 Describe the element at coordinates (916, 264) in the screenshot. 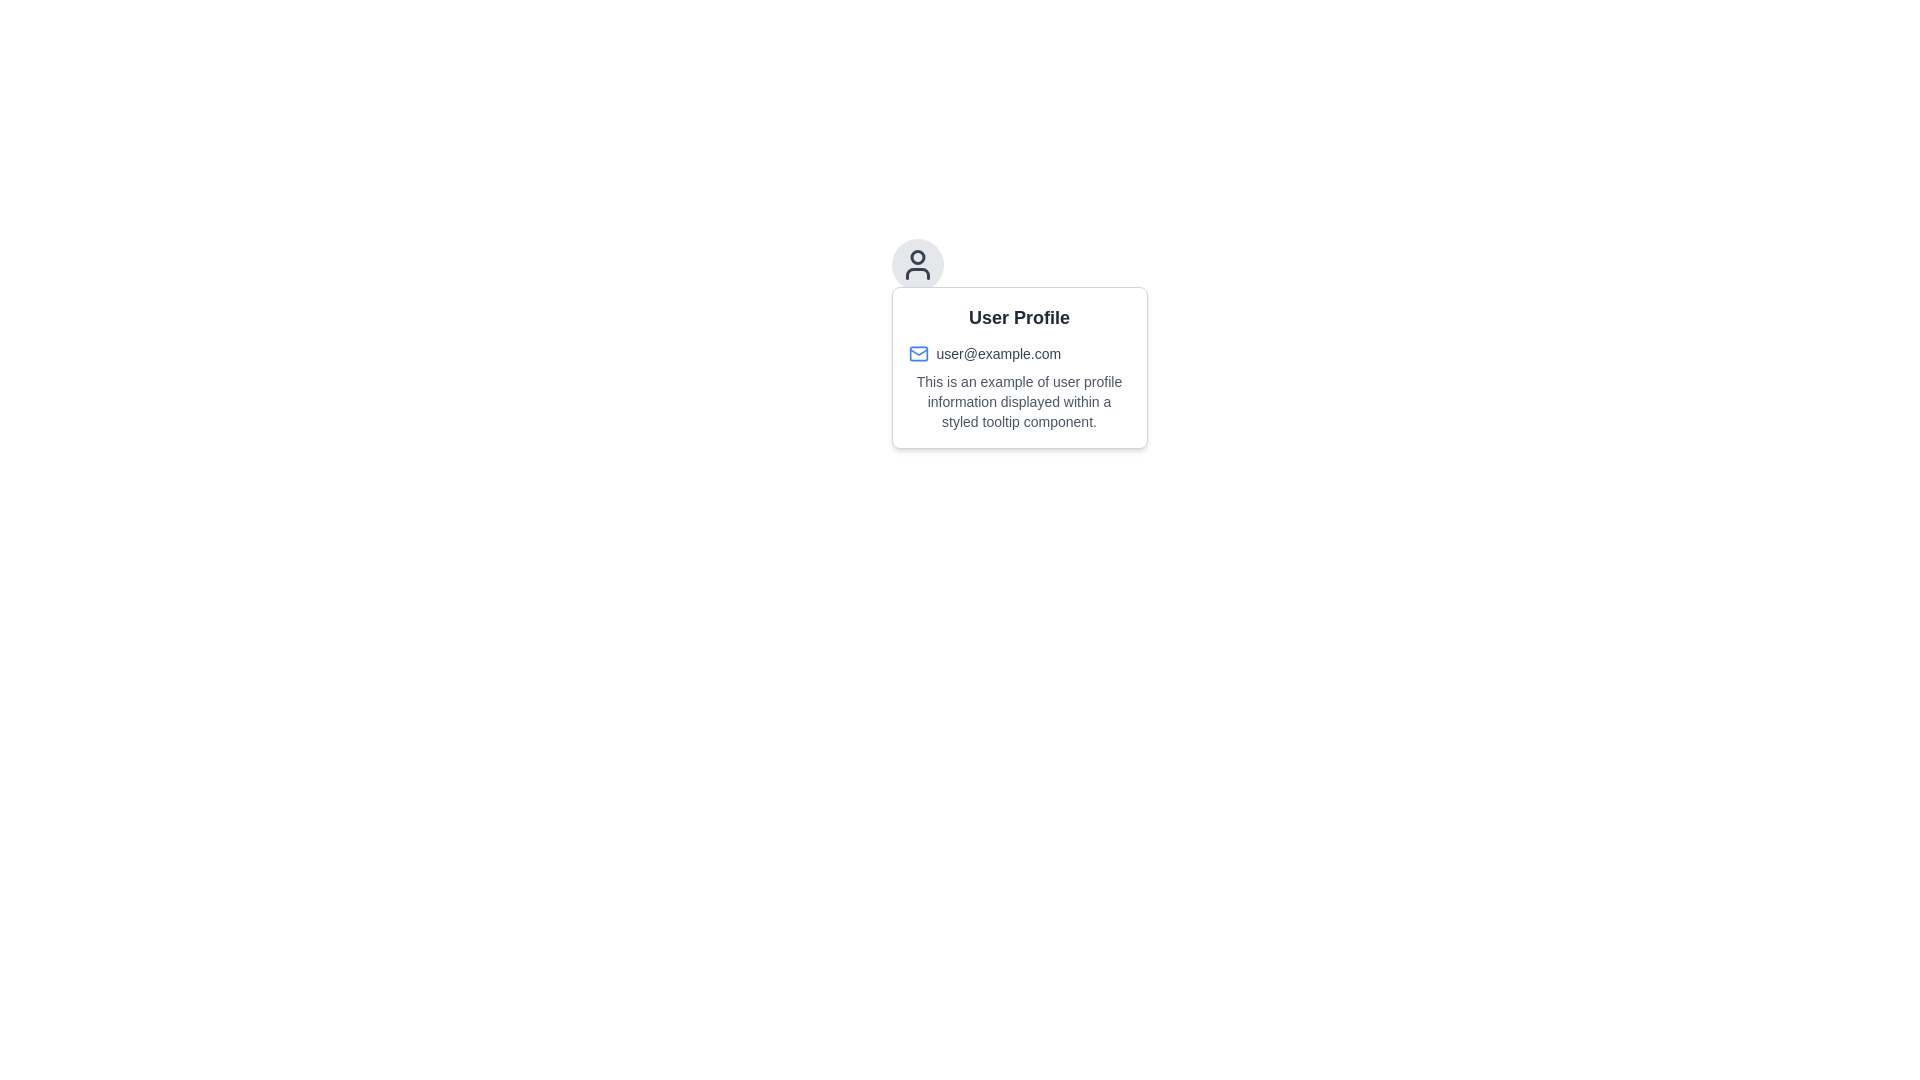

I see `the user profile icon located above the tooltip box that contains user information` at that location.